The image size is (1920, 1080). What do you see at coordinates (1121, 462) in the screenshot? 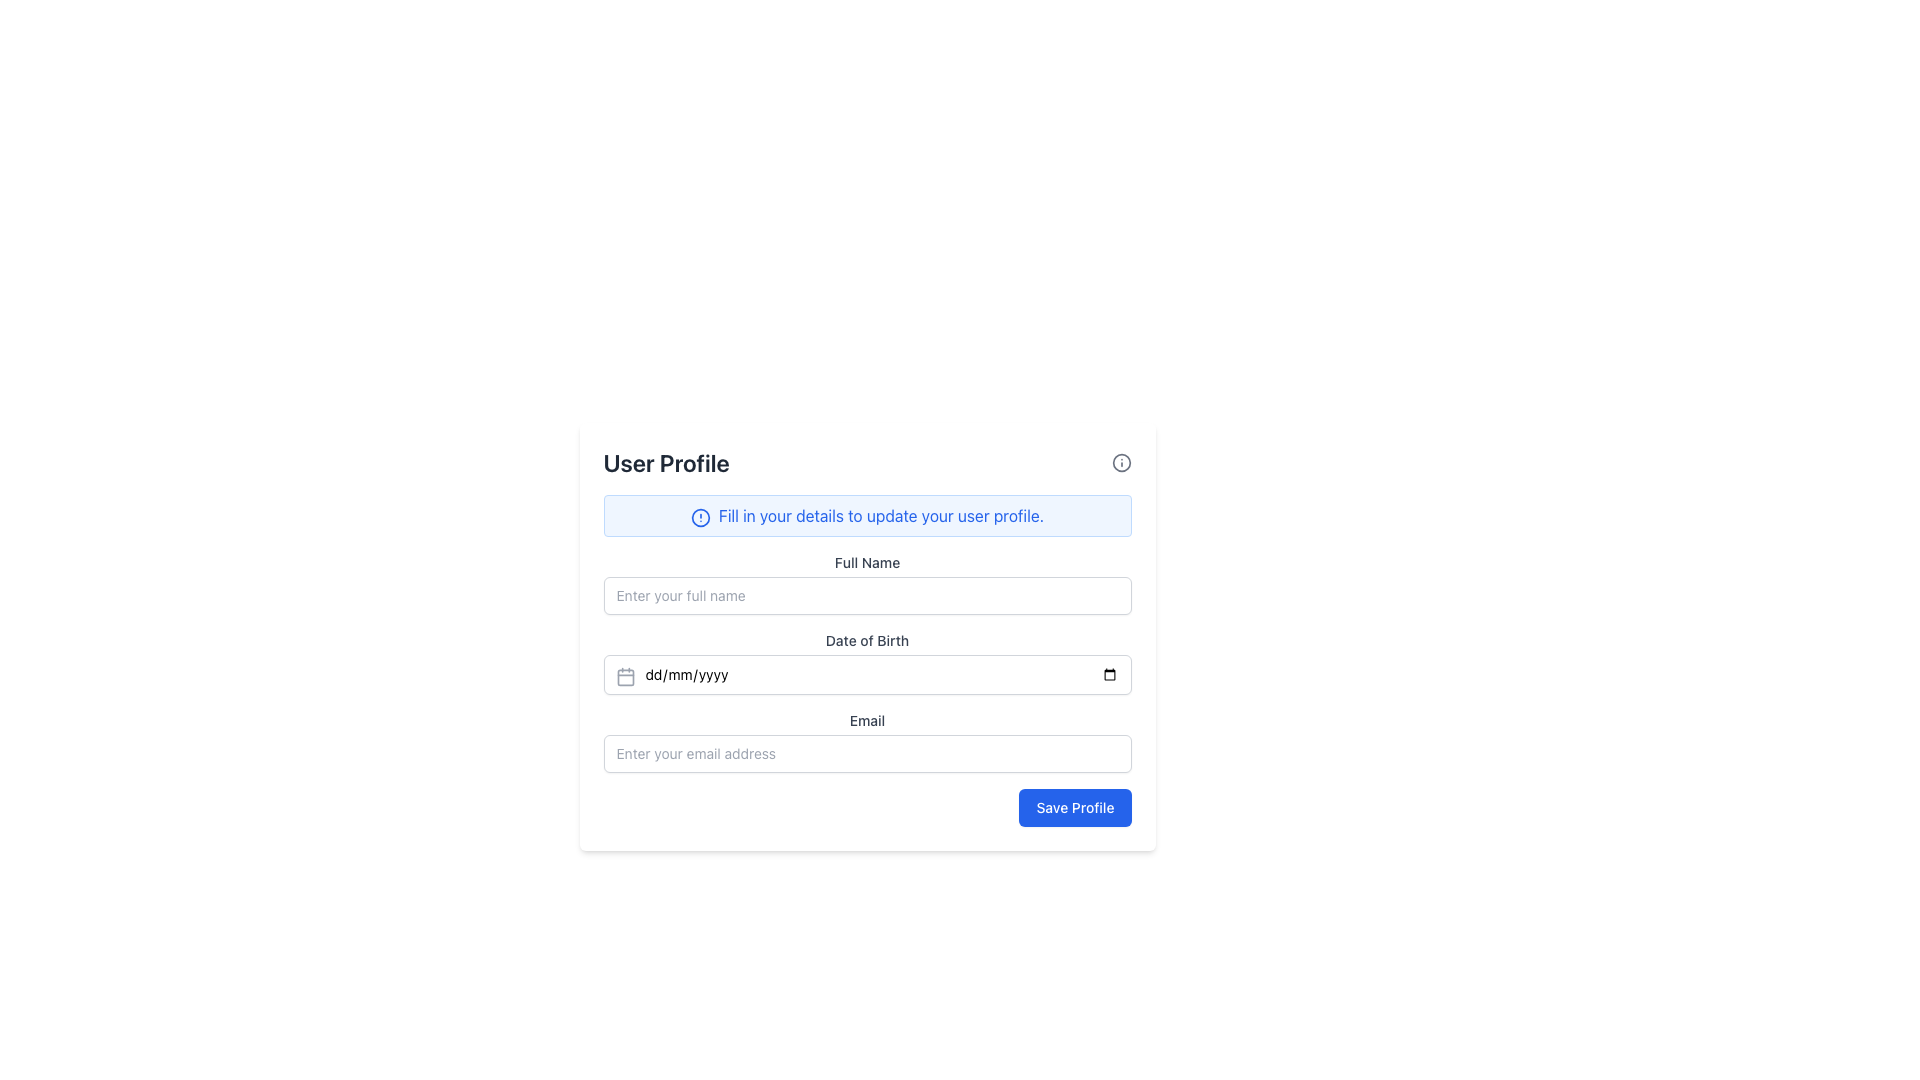
I see `the informational guidance icon in the top-right corner of the 'User Profile' section` at bounding box center [1121, 462].